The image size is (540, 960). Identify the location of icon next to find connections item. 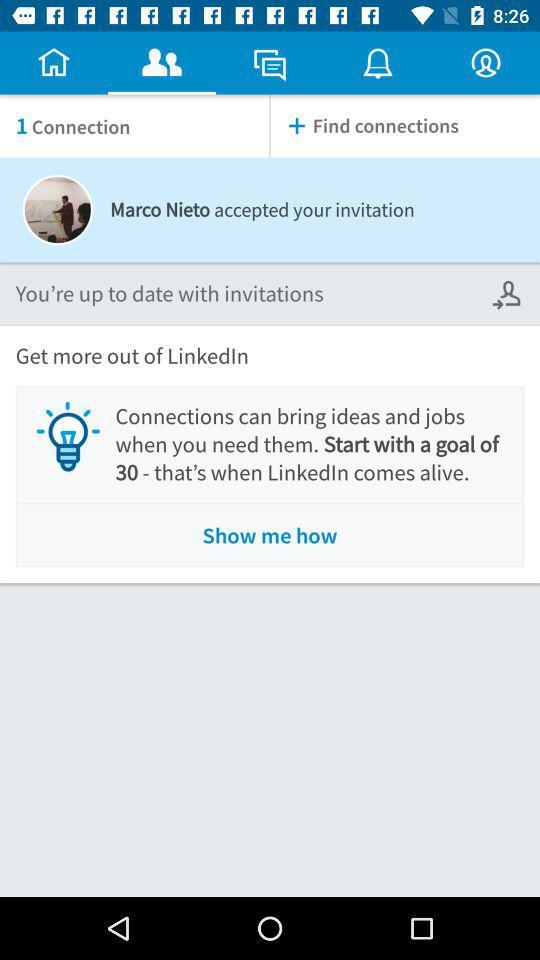
(134, 125).